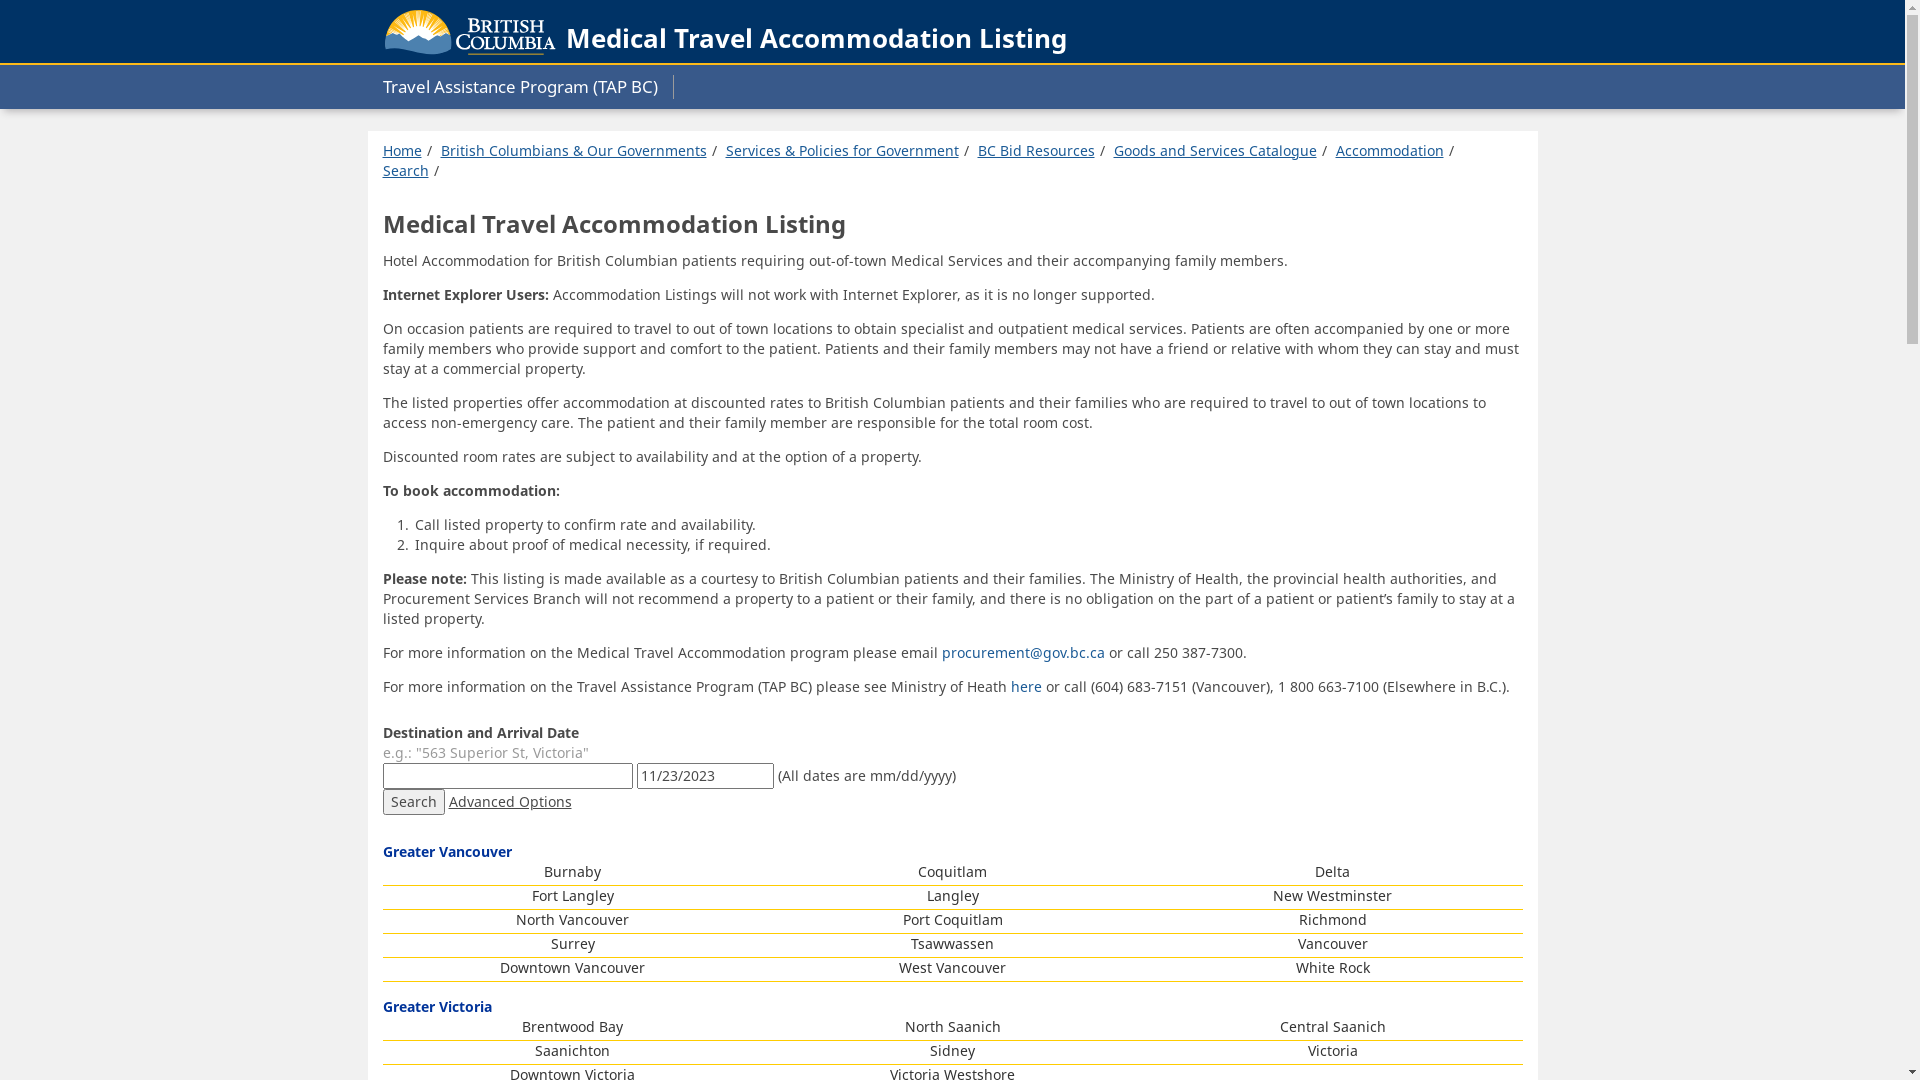 The height and width of the screenshot is (1080, 1920). Describe the element at coordinates (1331, 919) in the screenshot. I see `'Richmond'` at that location.